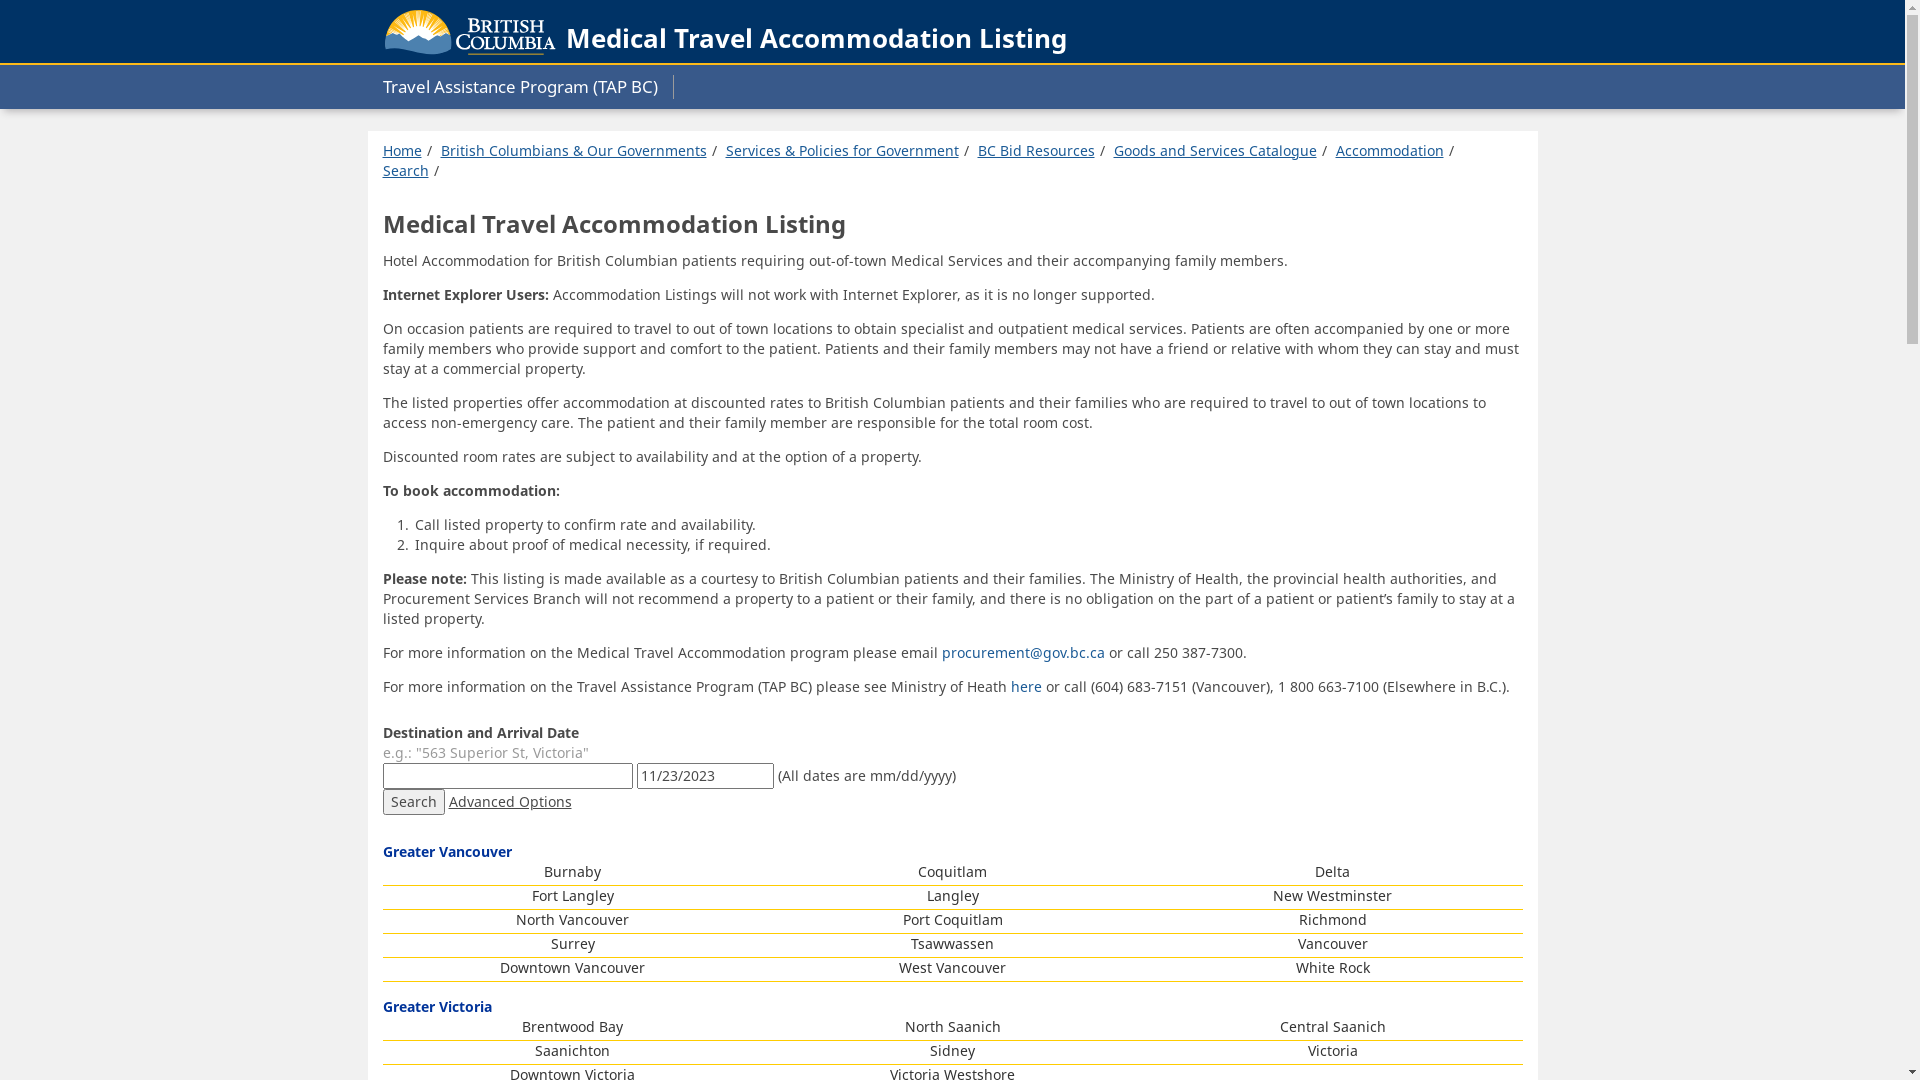 The height and width of the screenshot is (1080, 1920). Describe the element at coordinates (1331, 919) in the screenshot. I see `'Richmond'` at that location.